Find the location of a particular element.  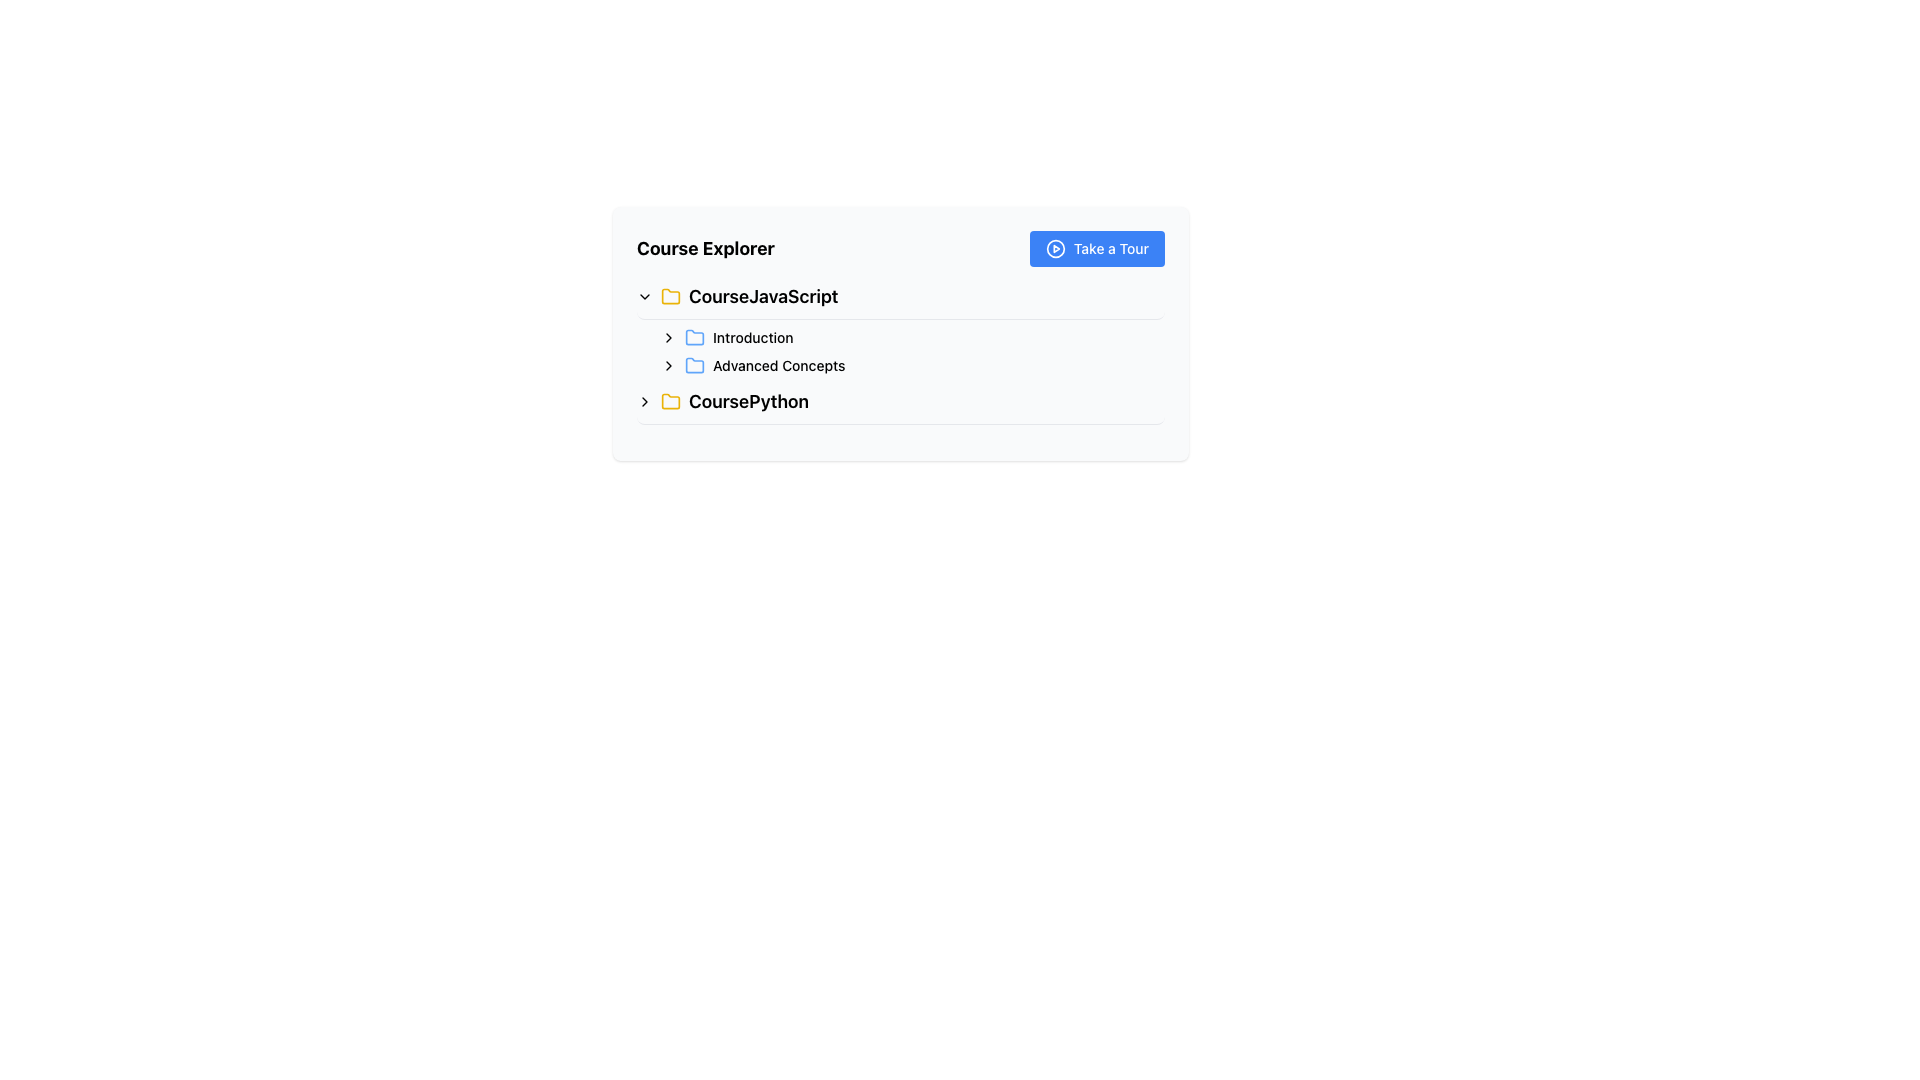

the 'Advanced Concepts' text label located in the 'Course Explorer' under 'CourseJavaScript' is located at coordinates (778, 366).